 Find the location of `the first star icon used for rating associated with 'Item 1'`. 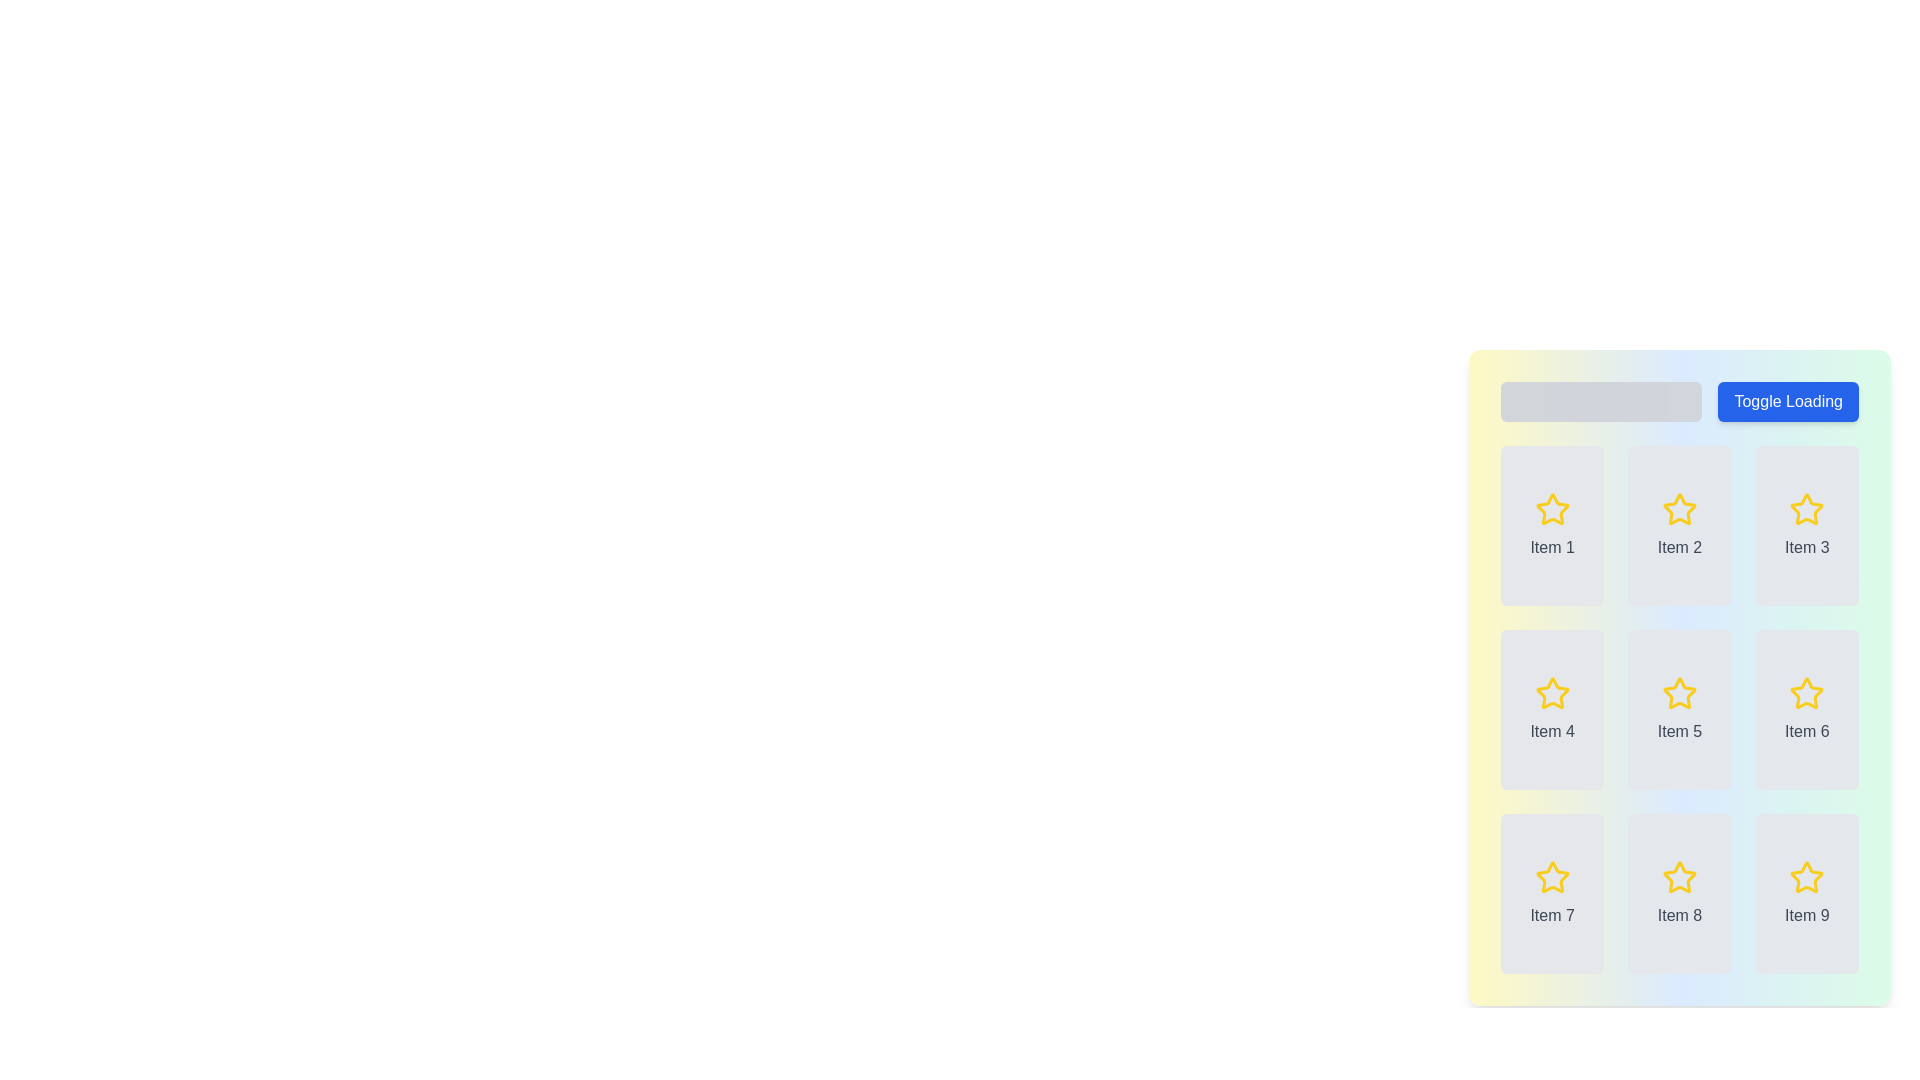

the first star icon used for rating associated with 'Item 1' is located at coordinates (1551, 508).